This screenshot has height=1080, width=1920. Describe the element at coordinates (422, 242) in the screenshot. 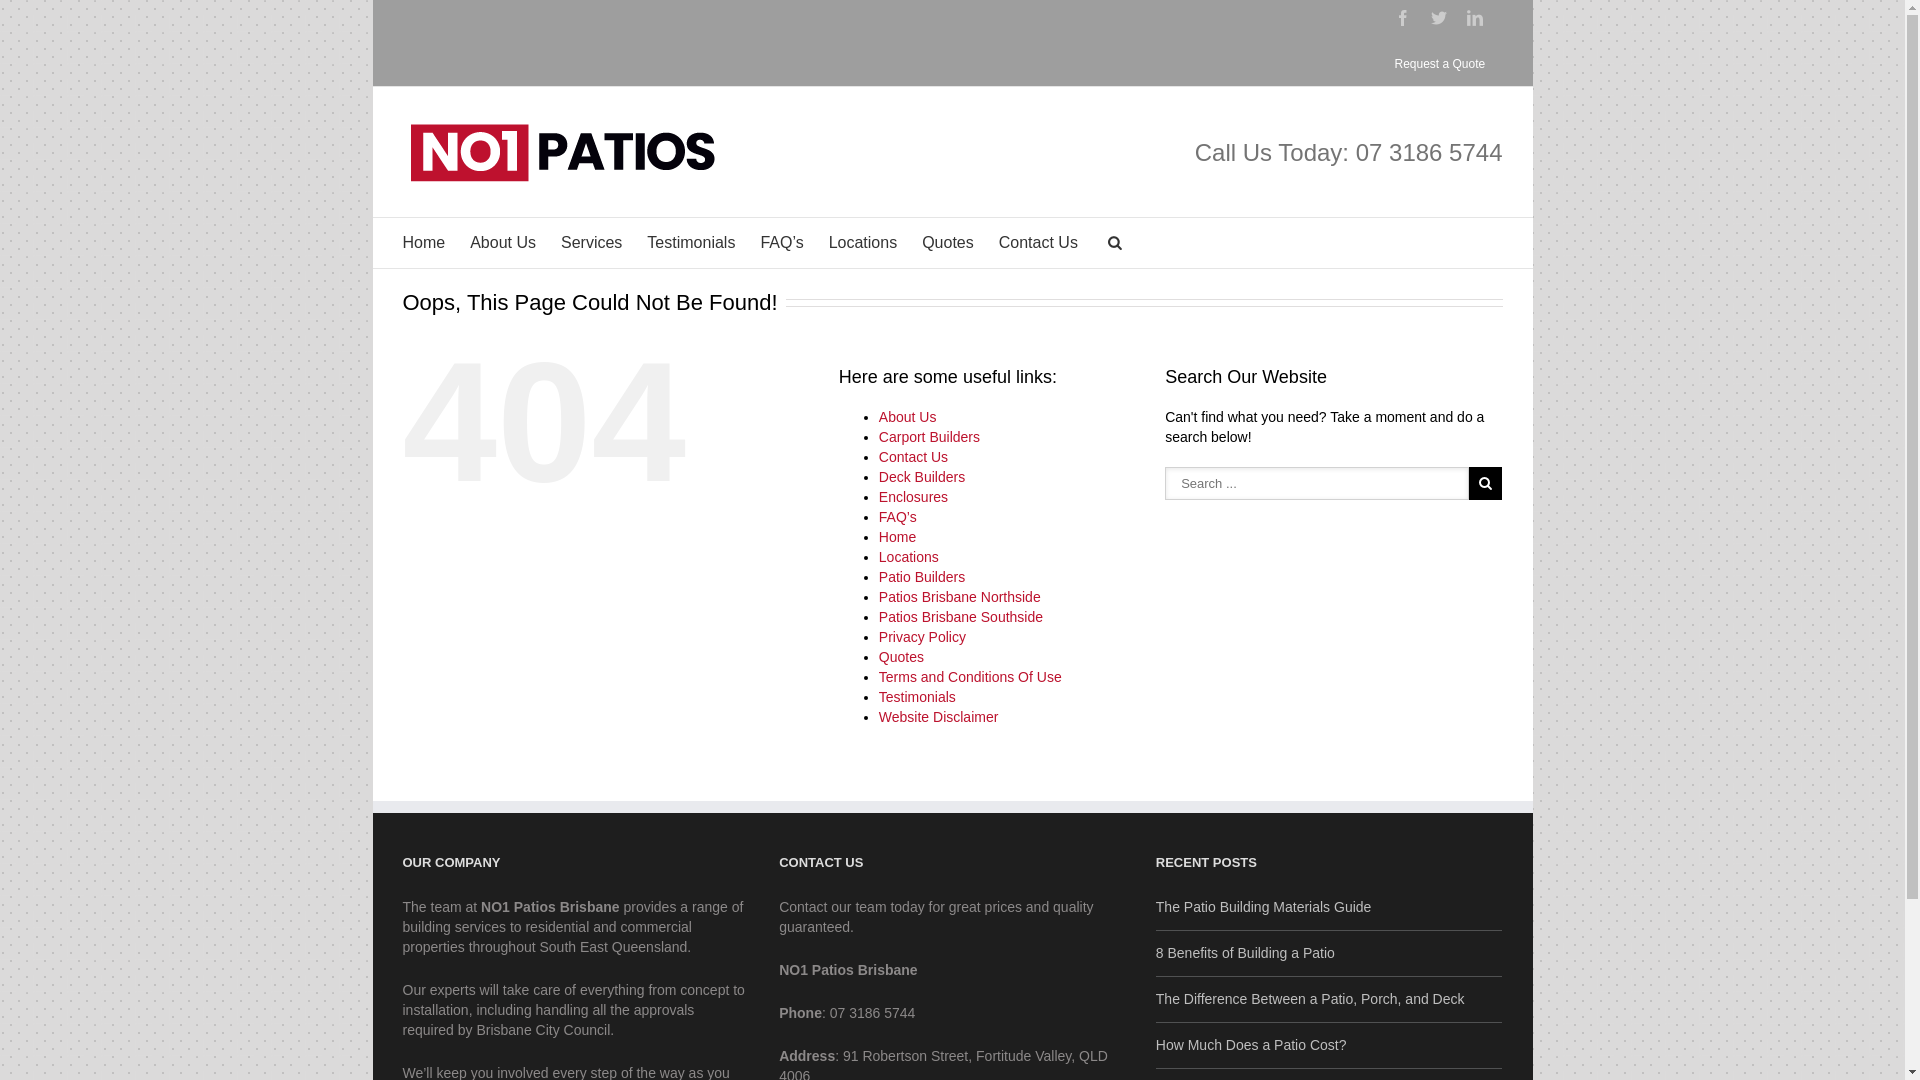

I see `'Home'` at that location.